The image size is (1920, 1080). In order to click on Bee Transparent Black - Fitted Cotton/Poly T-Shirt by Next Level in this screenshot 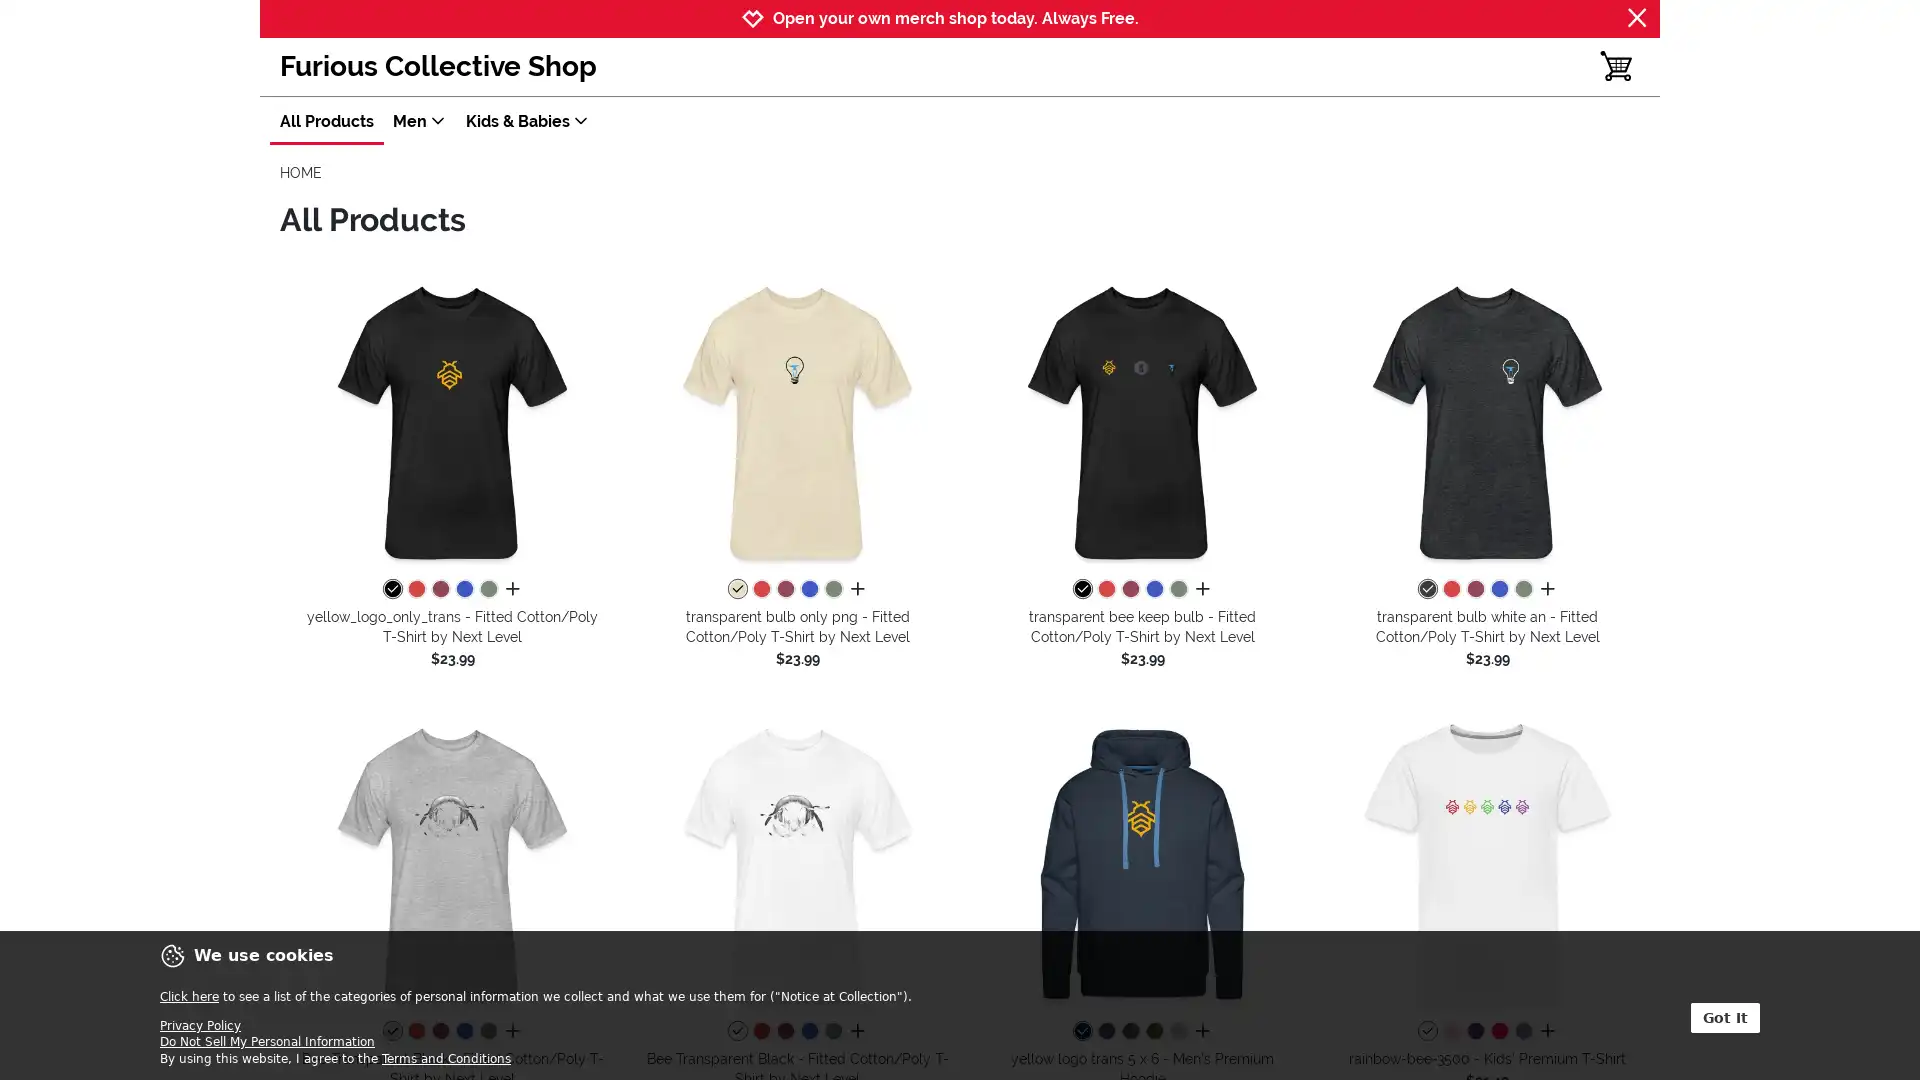, I will do `click(796, 862)`.